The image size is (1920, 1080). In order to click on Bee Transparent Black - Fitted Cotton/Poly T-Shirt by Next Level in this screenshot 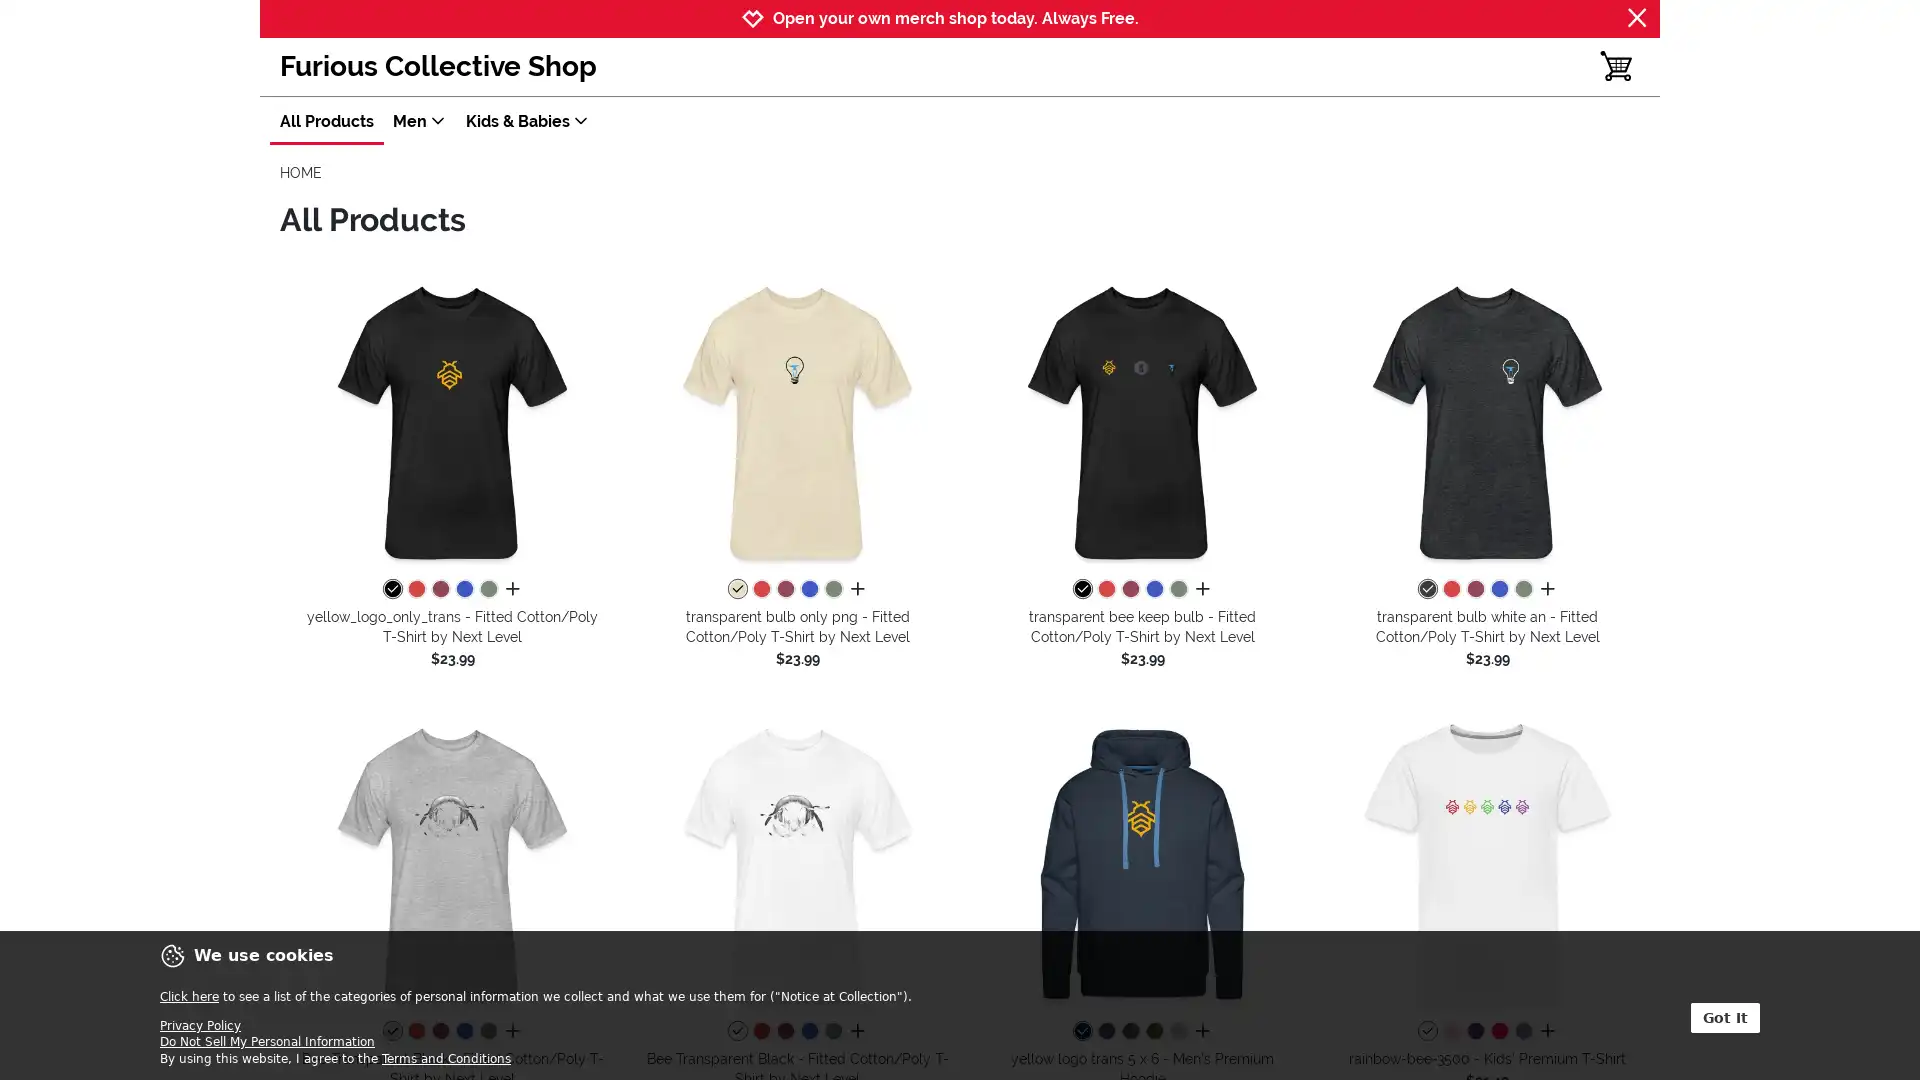, I will do `click(796, 862)`.